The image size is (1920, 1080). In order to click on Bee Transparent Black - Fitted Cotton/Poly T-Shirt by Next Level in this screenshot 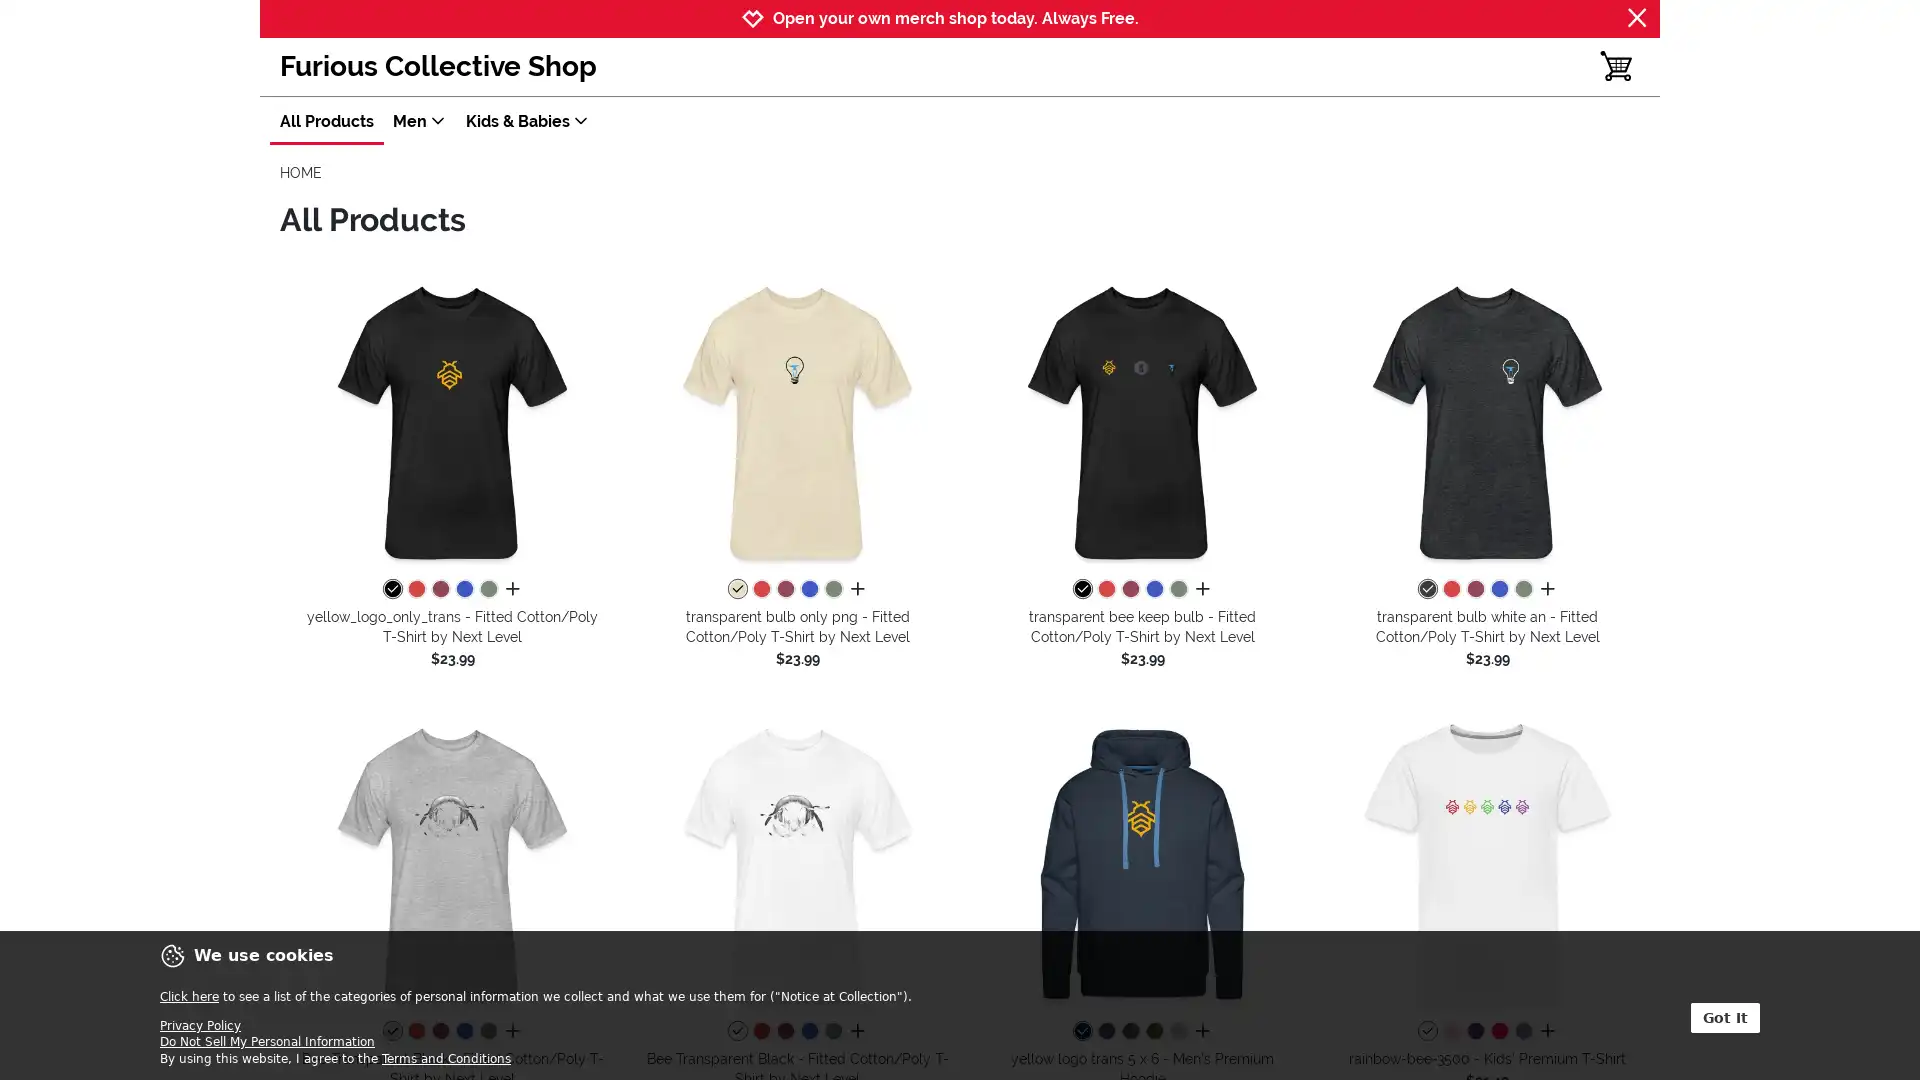, I will do `click(796, 862)`.